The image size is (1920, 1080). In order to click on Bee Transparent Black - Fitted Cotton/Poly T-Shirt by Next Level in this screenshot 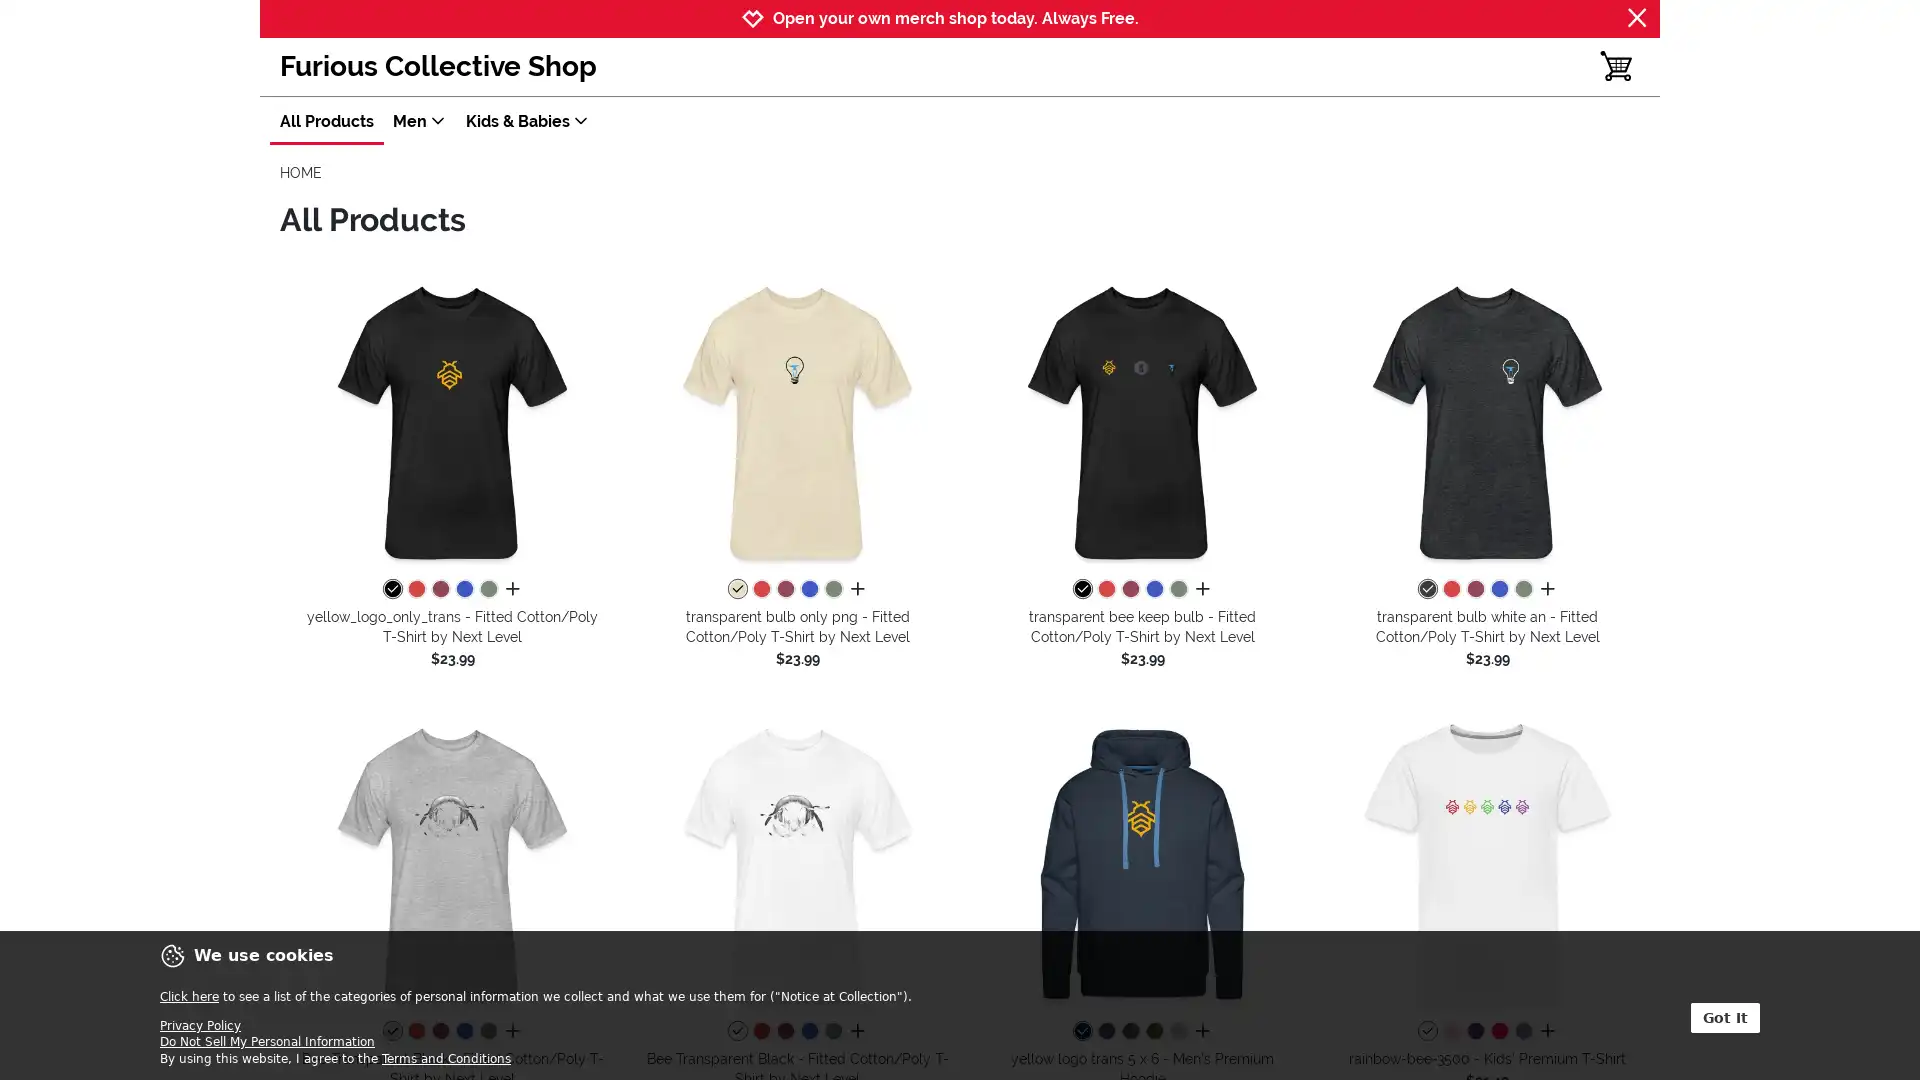, I will do `click(796, 862)`.